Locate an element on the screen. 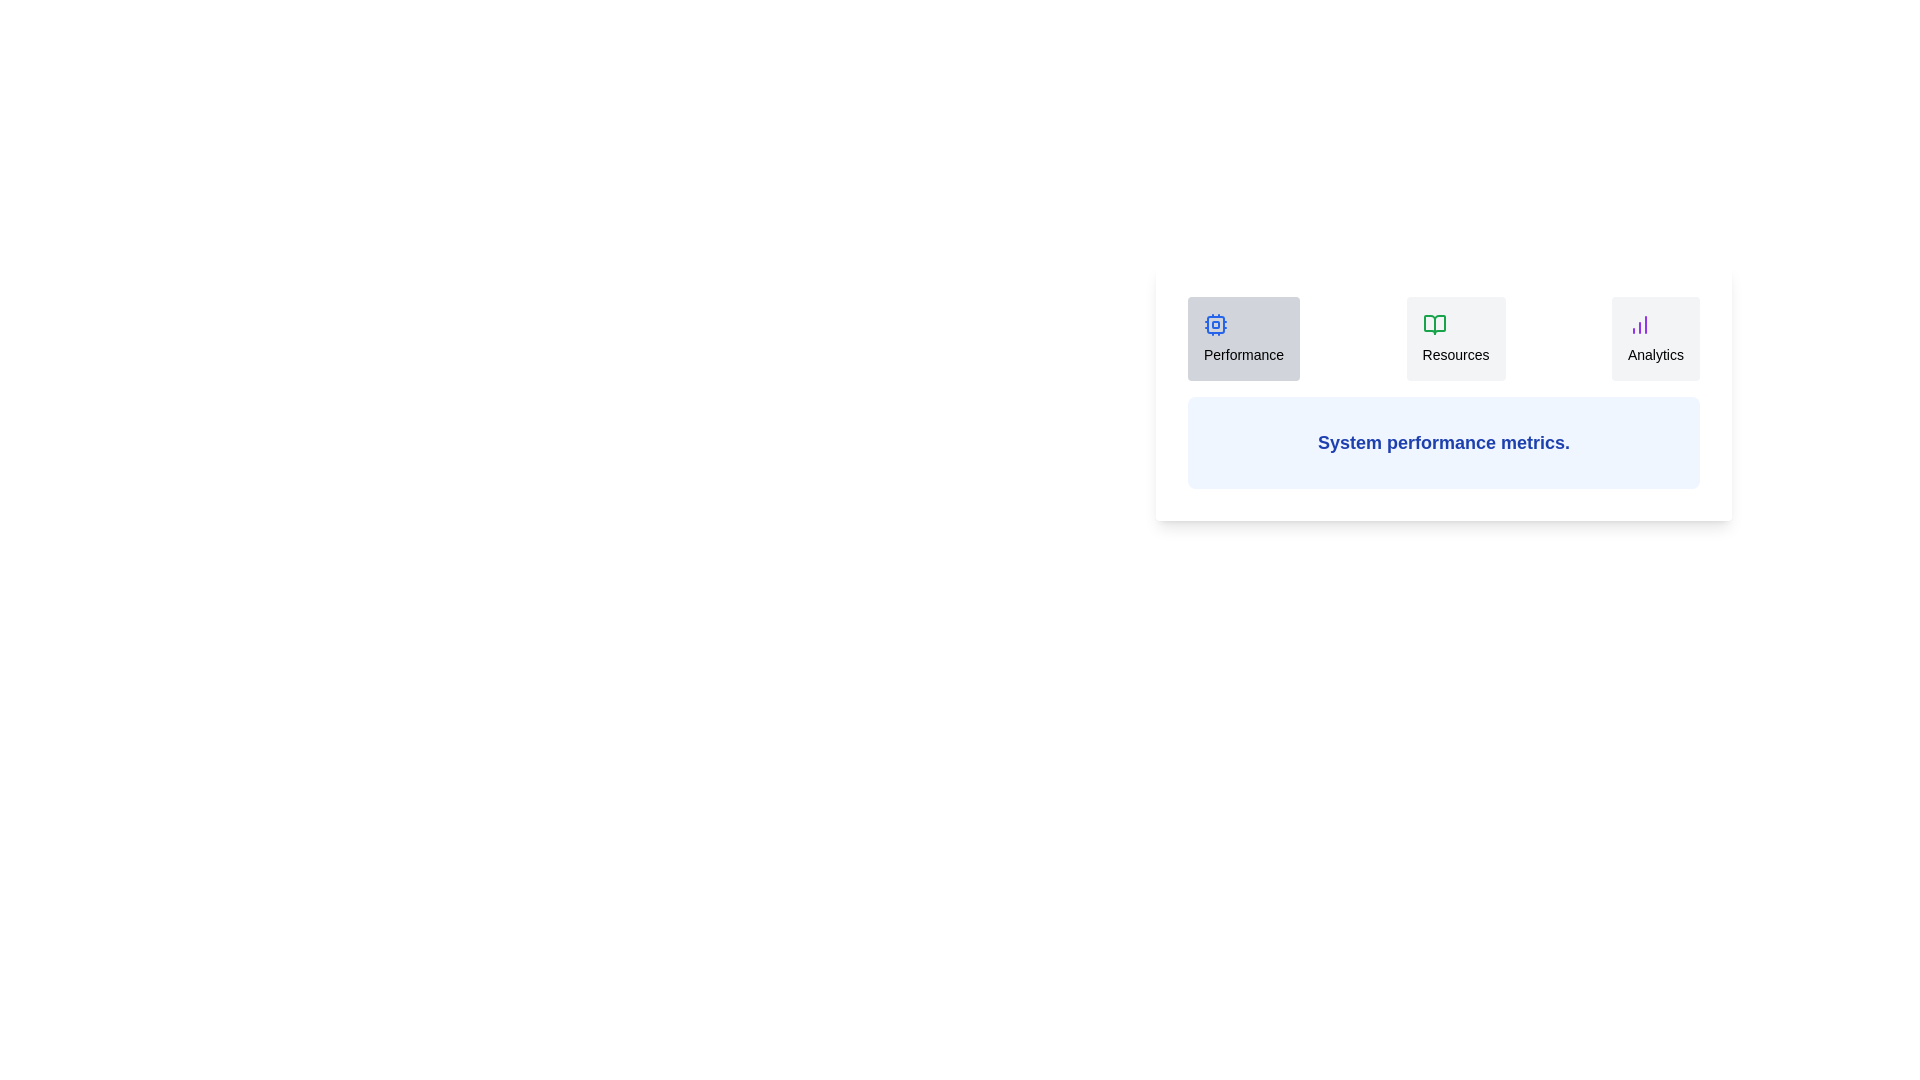 Image resolution: width=1920 pixels, height=1080 pixels. the Performance tab to view its content is located at coordinates (1243, 338).